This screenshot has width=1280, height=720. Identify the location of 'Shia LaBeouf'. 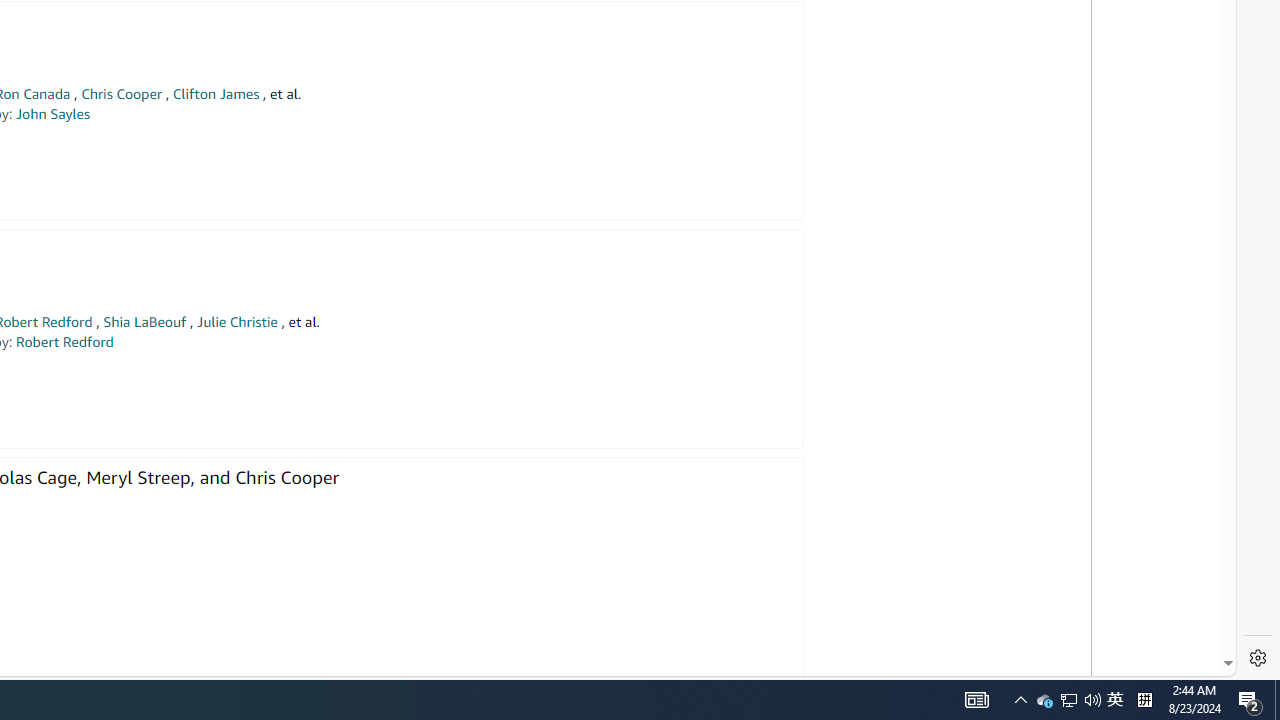
(143, 321).